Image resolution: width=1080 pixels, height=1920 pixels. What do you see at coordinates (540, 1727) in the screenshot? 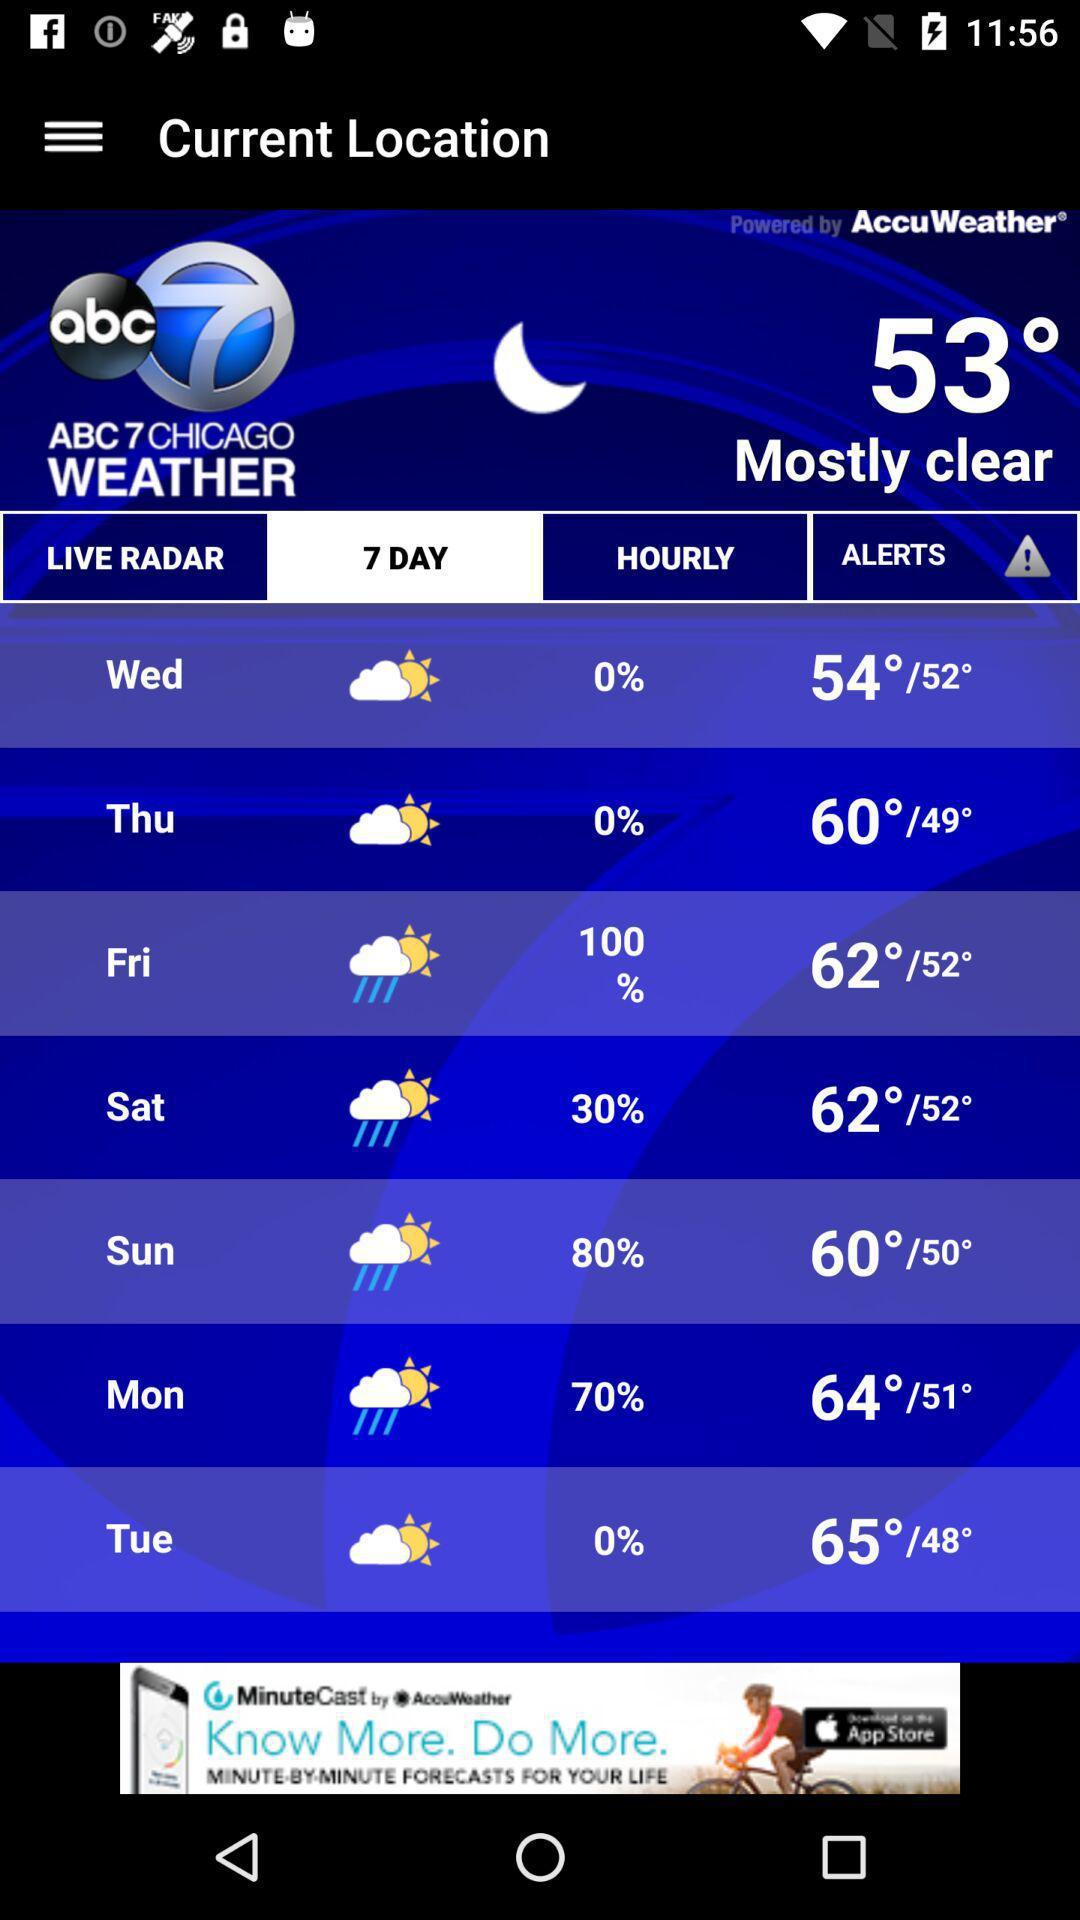
I see `advertisement` at bounding box center [540, 1727].